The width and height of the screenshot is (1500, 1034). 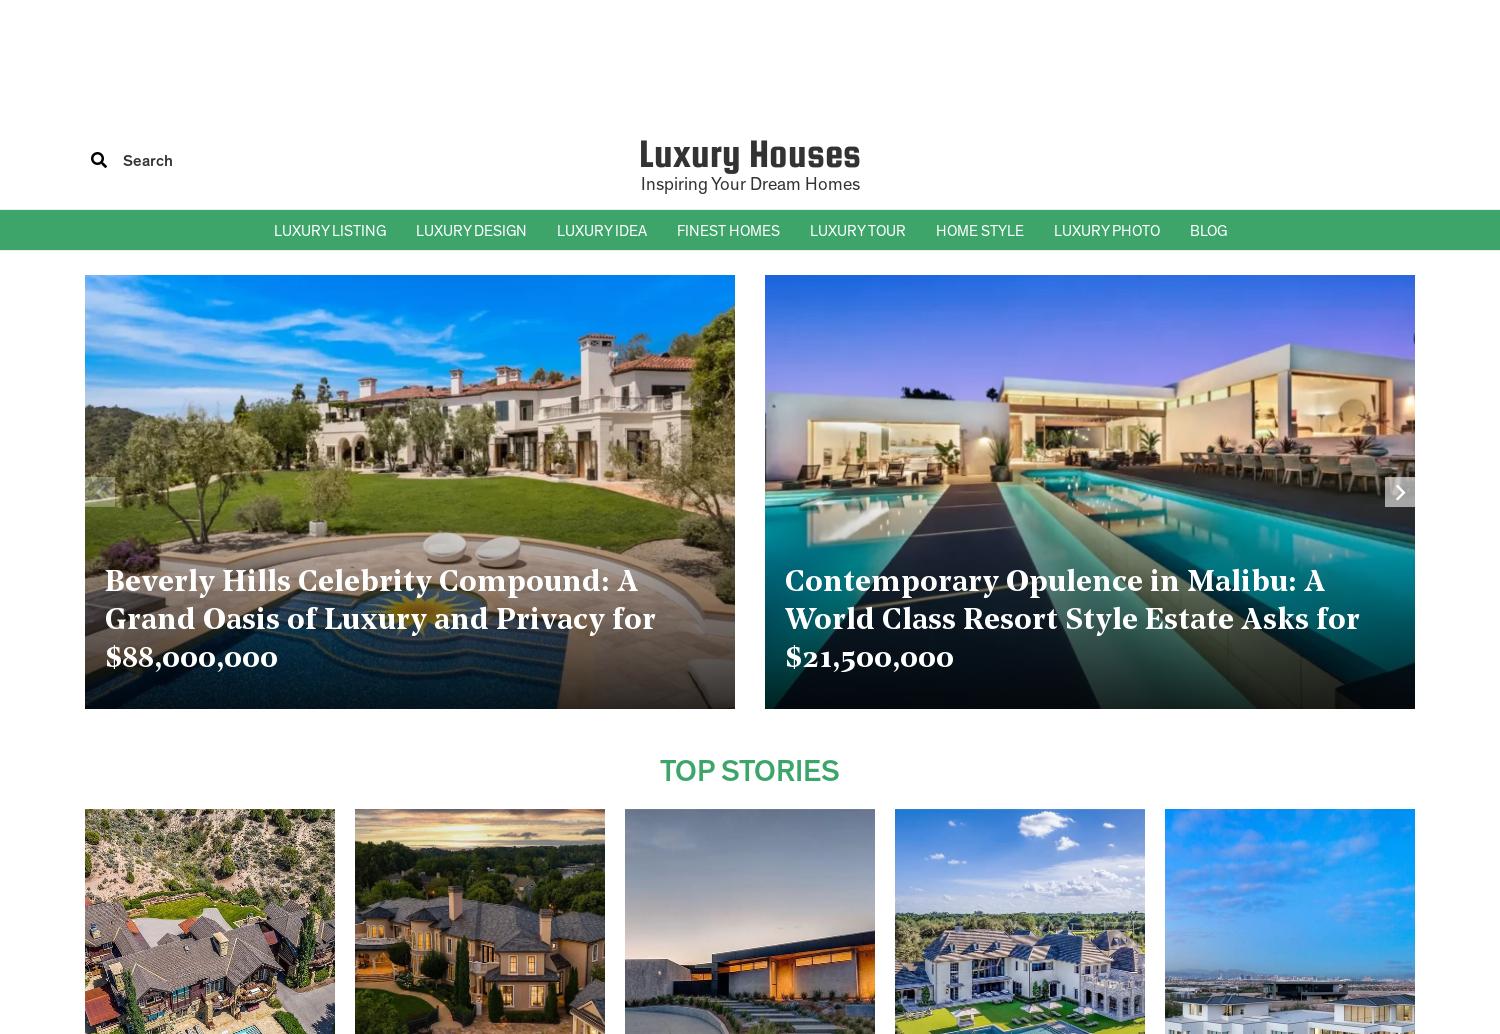 I want to click on '– Bedroom Ideas', so click(x=606, y=322).